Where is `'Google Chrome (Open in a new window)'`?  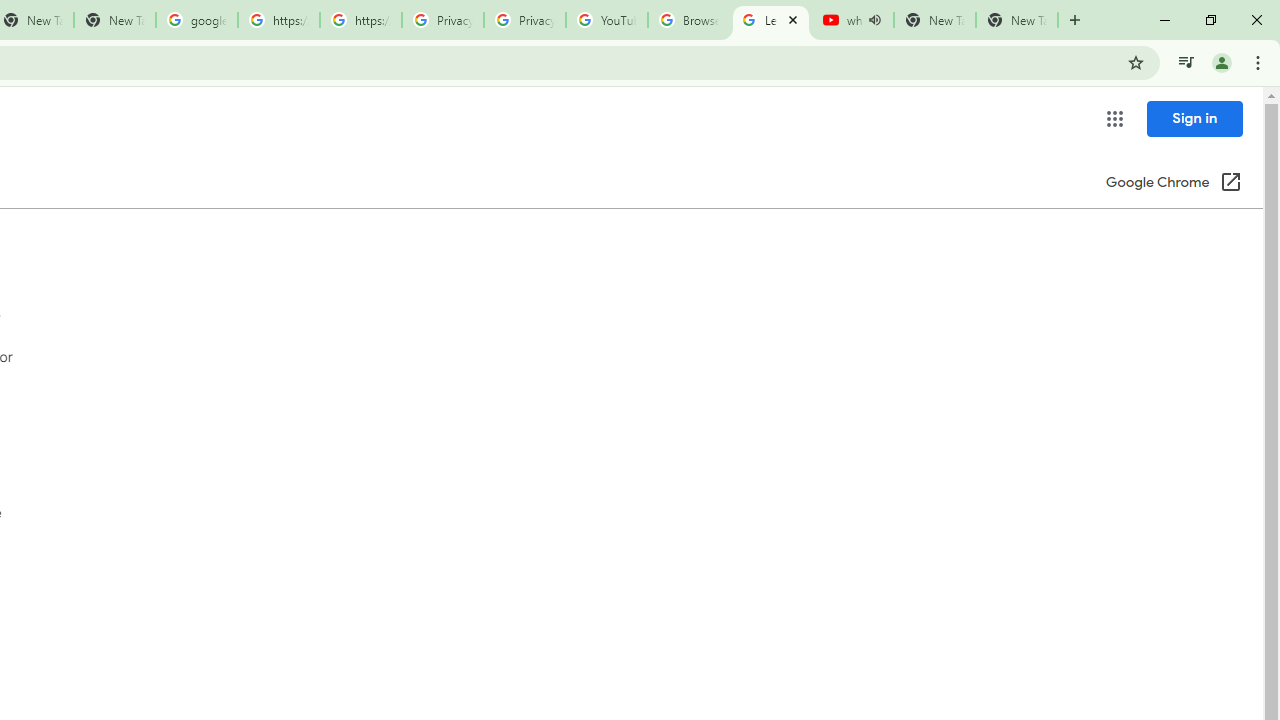
'Google Chrome (Open in a new window)' is located at coordinates (1173, 183).